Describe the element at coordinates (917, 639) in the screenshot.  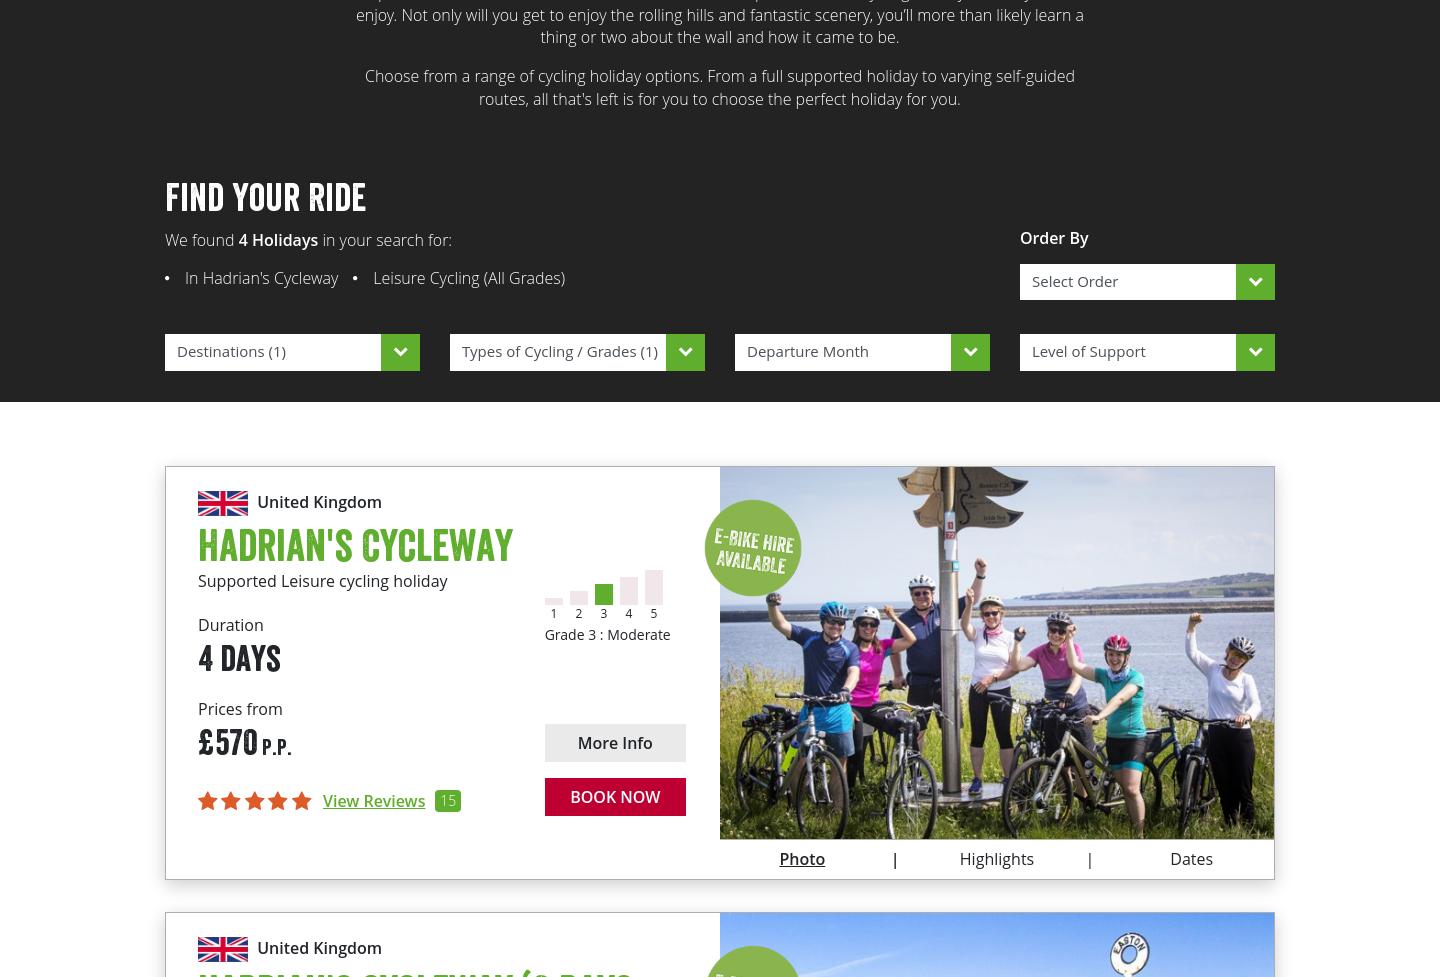
I see `'The picturesque market town of Corbridge'` at that location.